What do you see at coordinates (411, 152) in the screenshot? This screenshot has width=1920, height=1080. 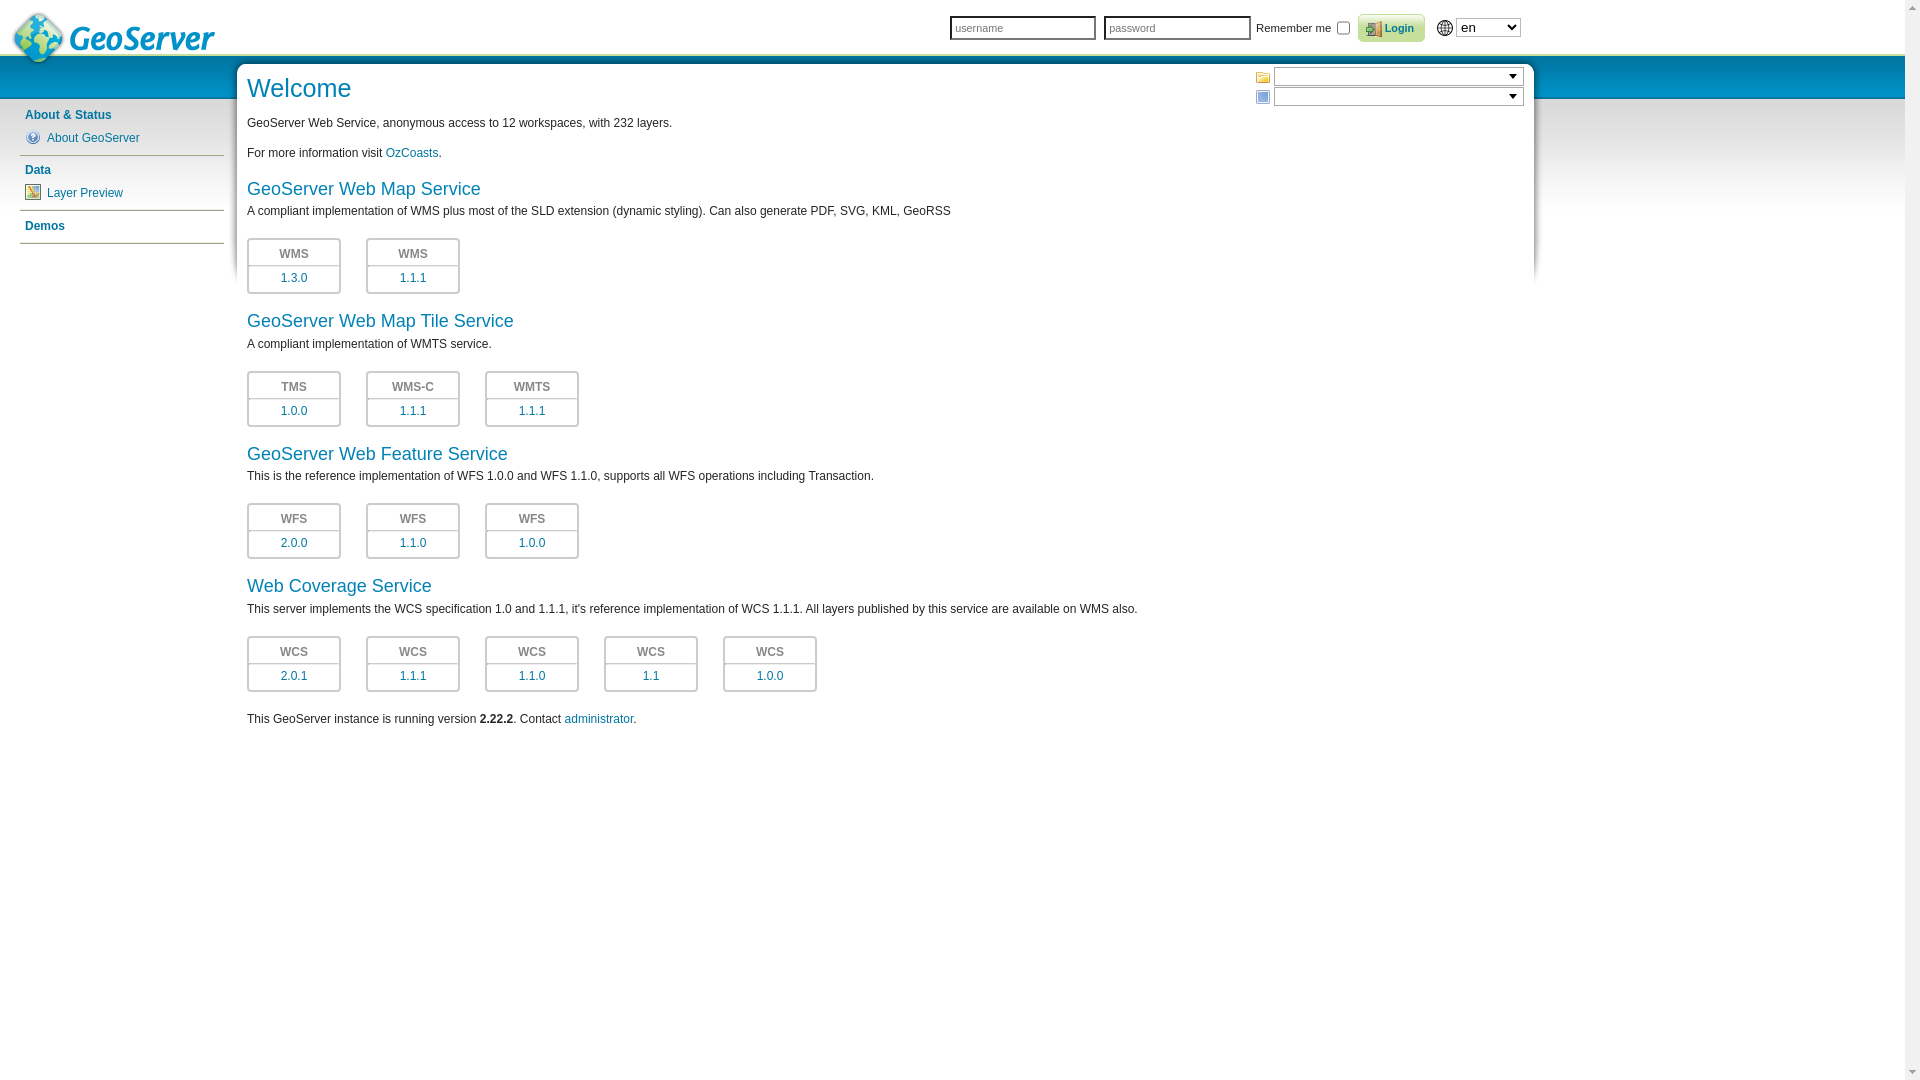 I see `'OzCoasts'` at bounding box center [411, 152].